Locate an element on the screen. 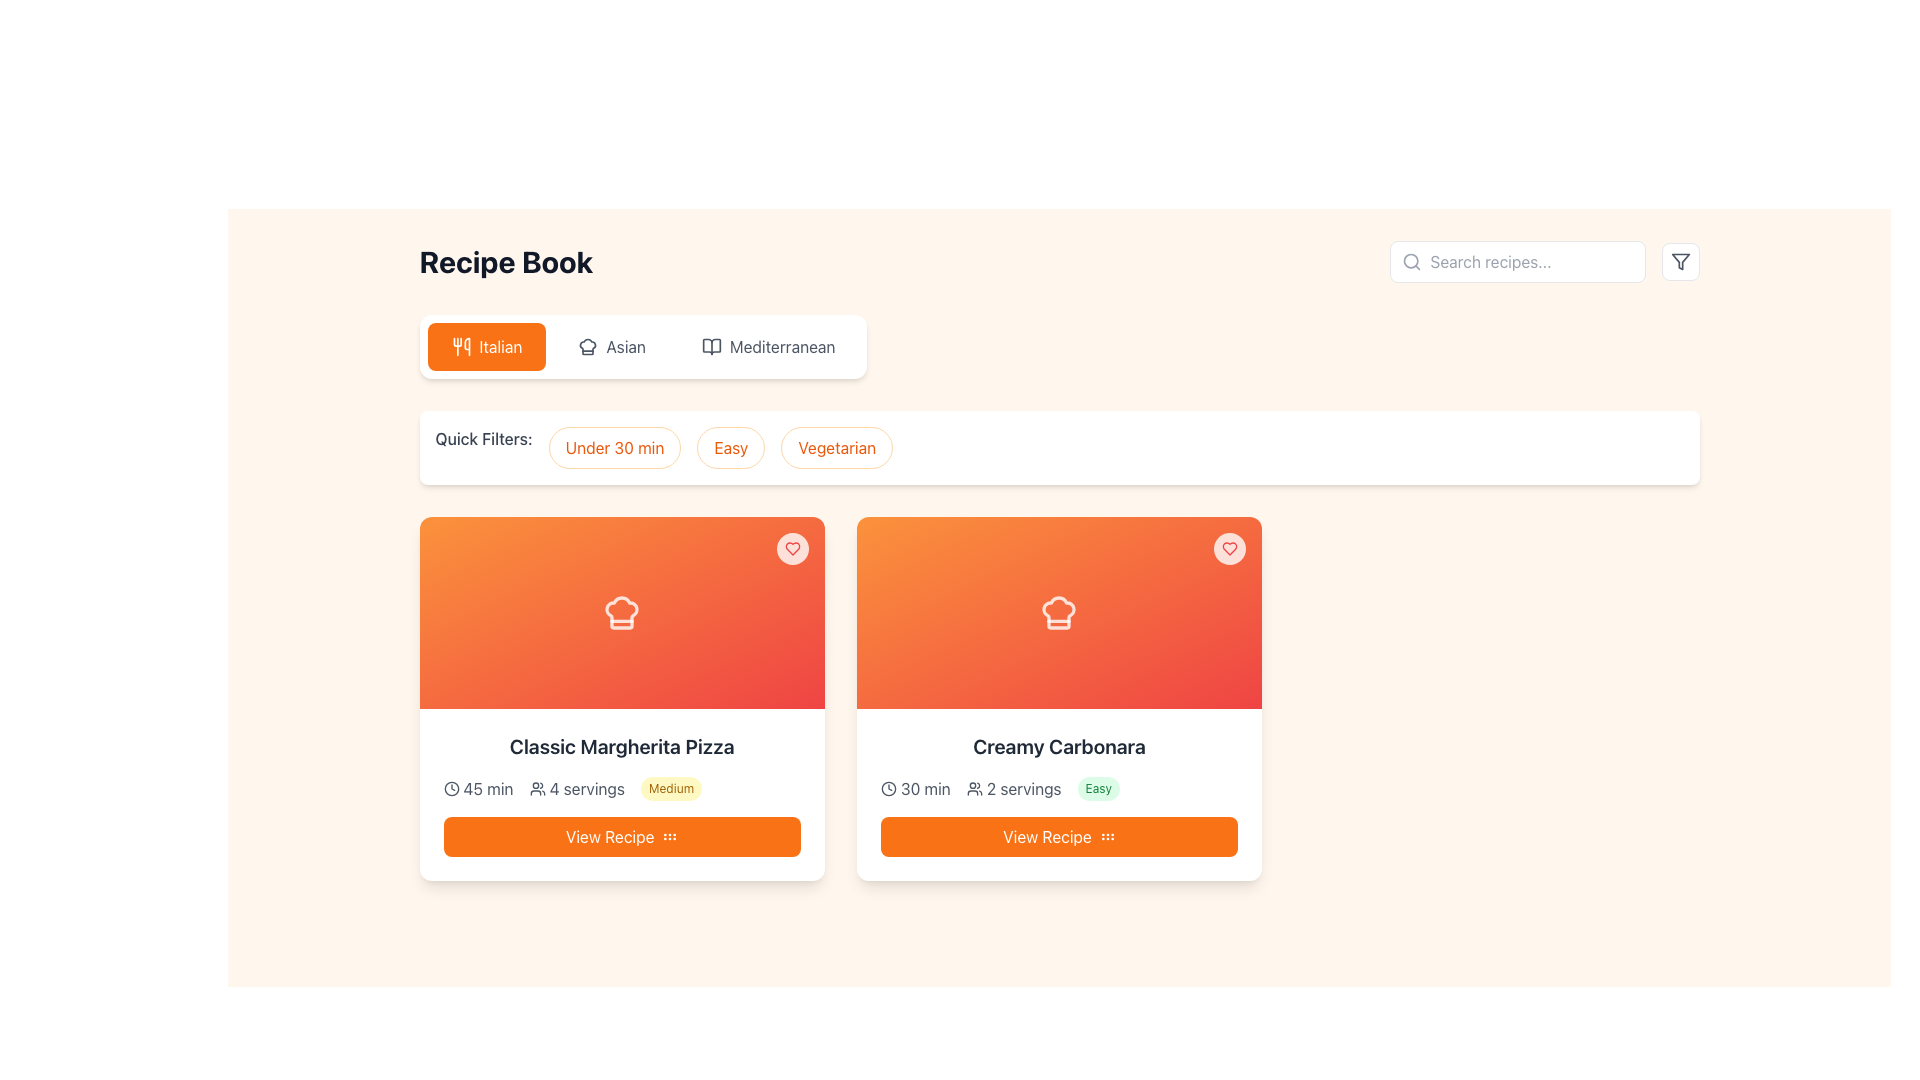  the chef's hat icon located at the top of the 'Creamy Carbonara' recipe card to initiate an action or navigate is located at coordinates (1058, 611).